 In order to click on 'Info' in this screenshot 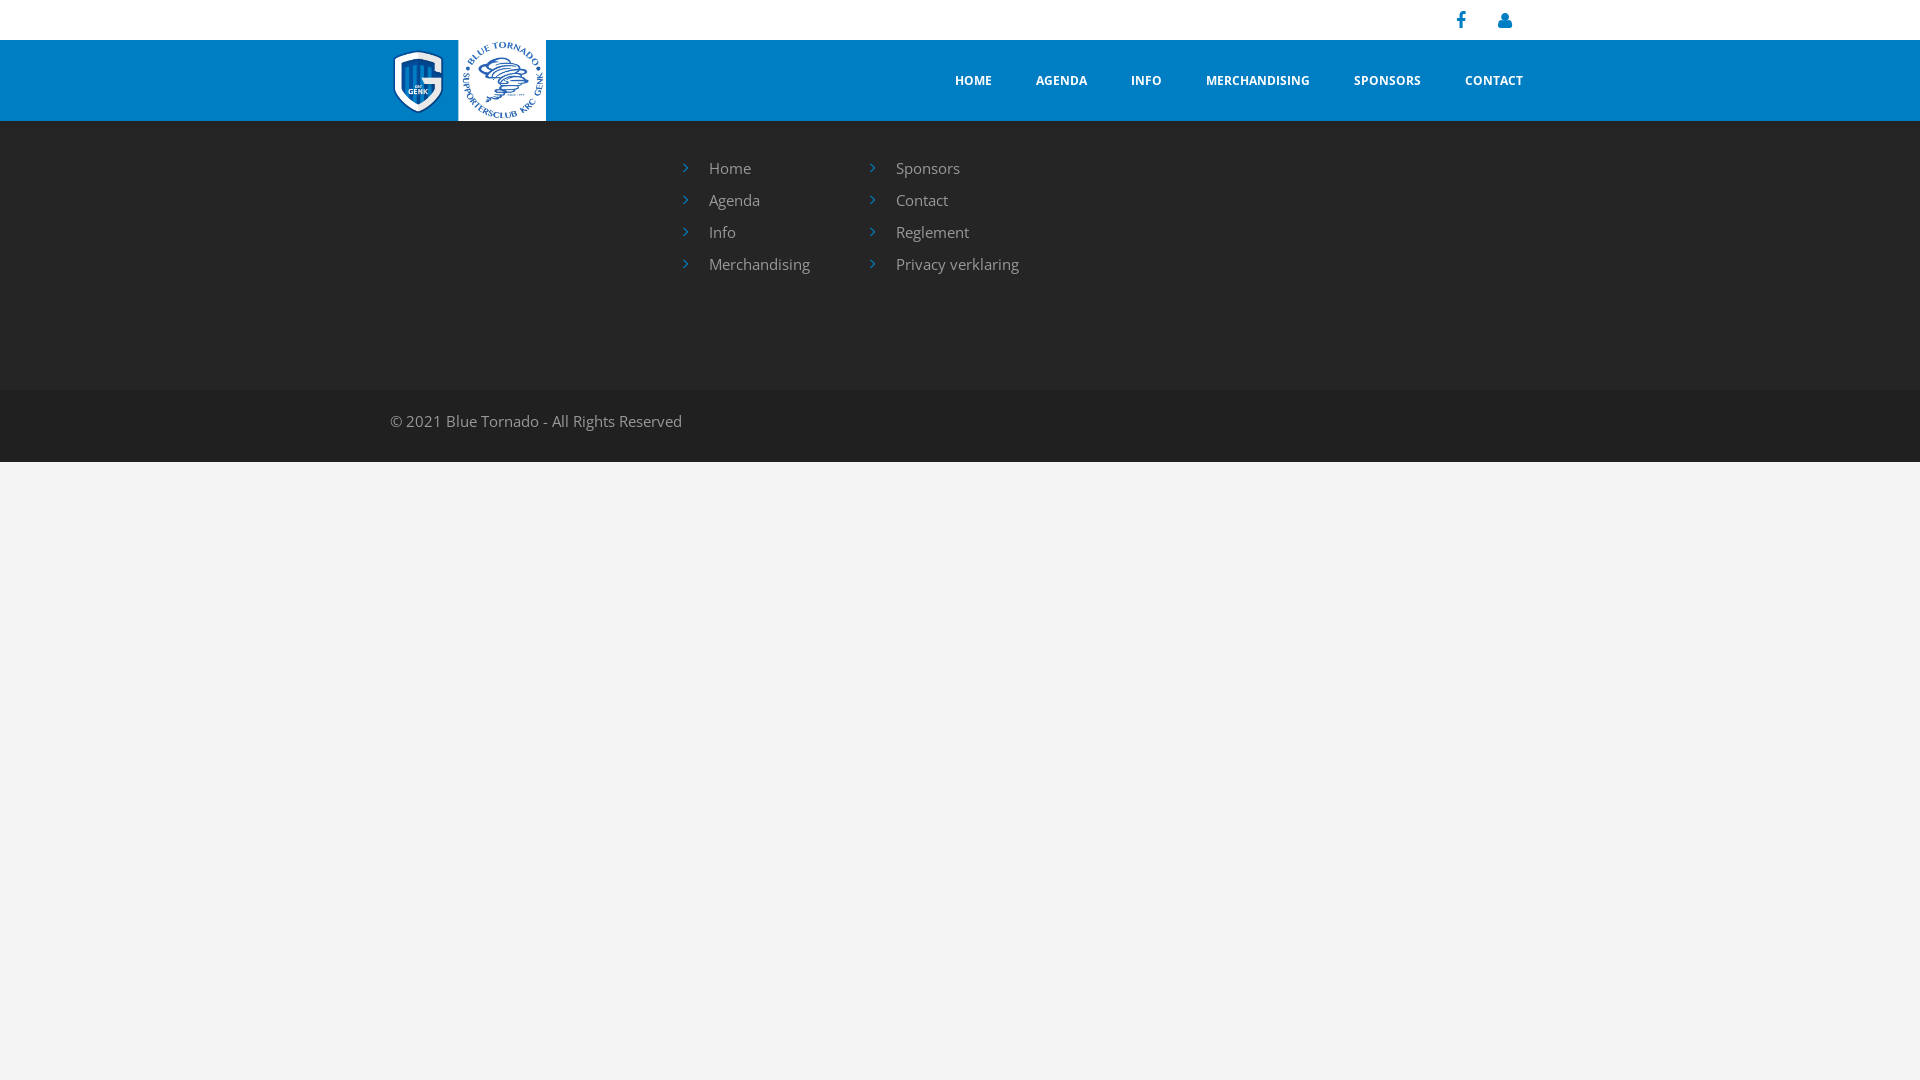, I will do `click(720, 230)`.